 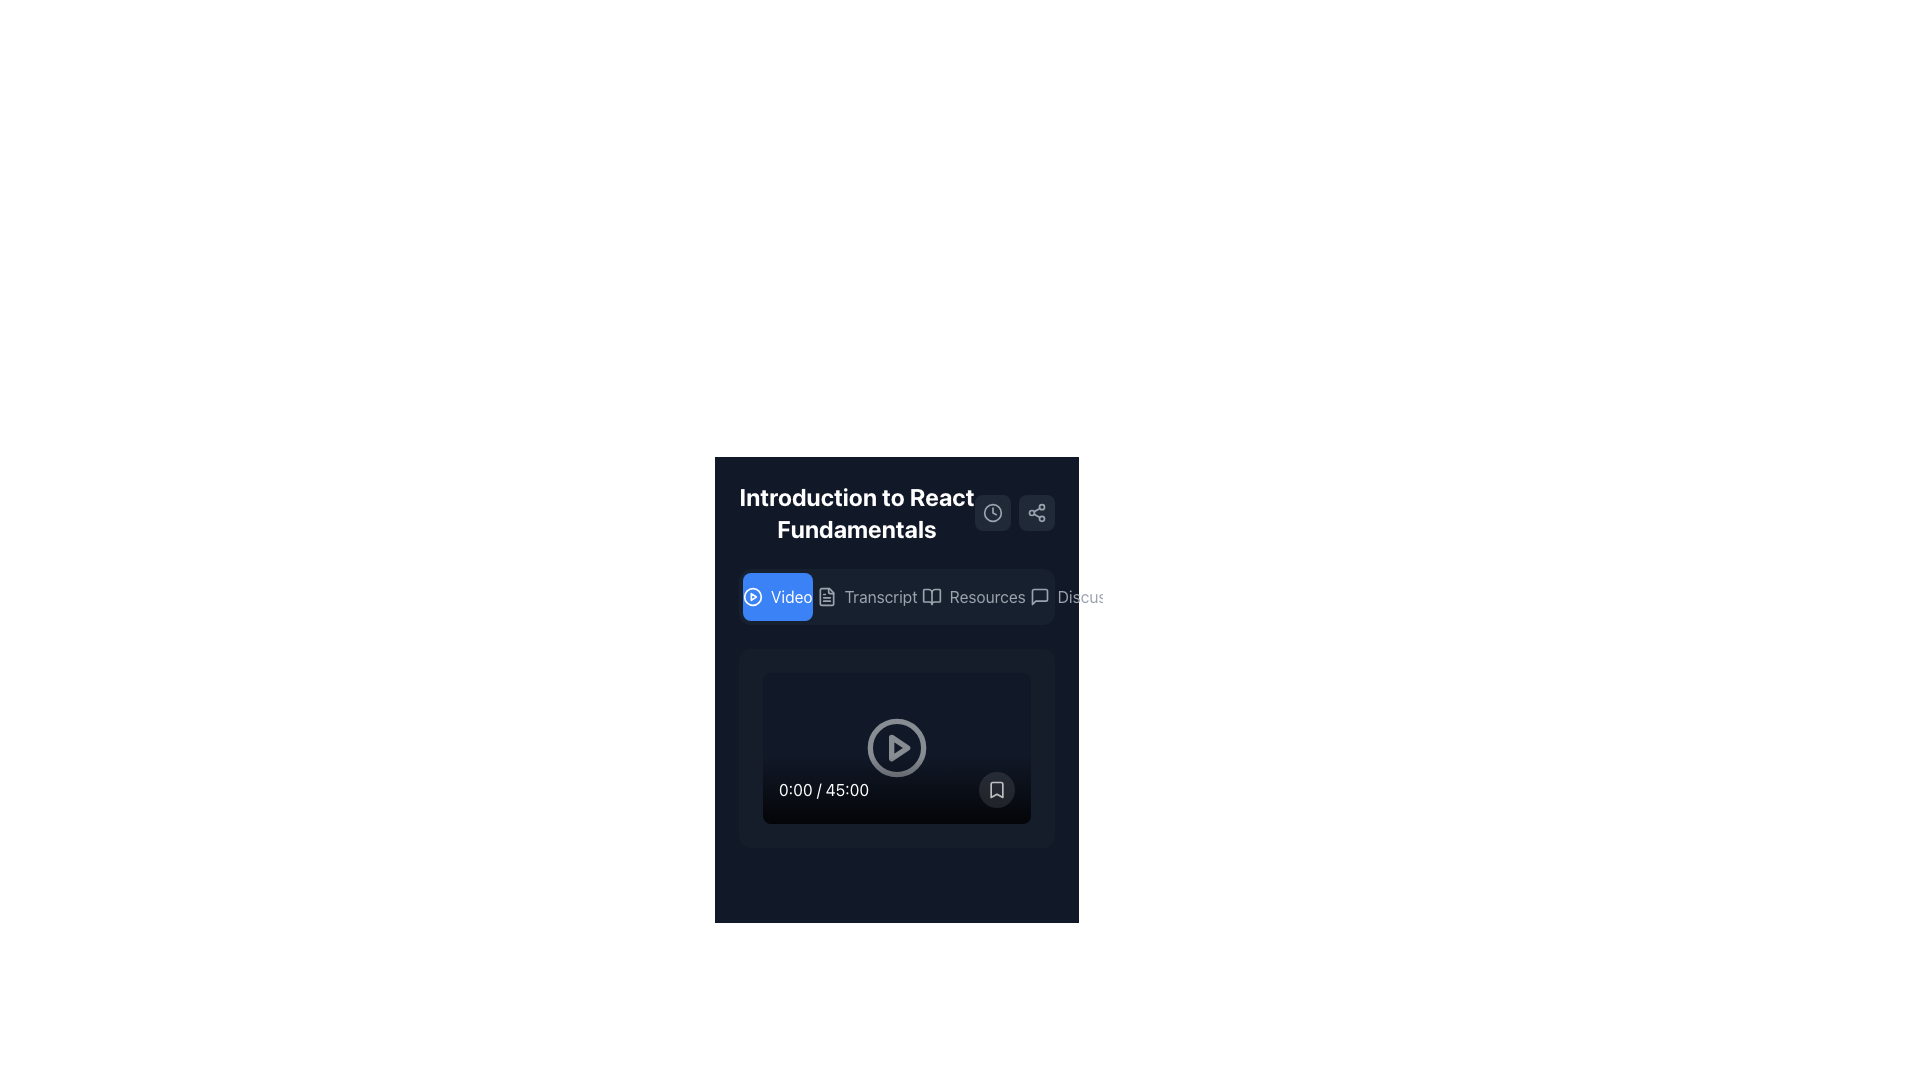 What do you see at coordinates (997, 788) in the screenshot?
I see `the save icon located near the bottom-right corner of the video playback section, adjacent to the duration indicator` at bounding box center [997, 788].